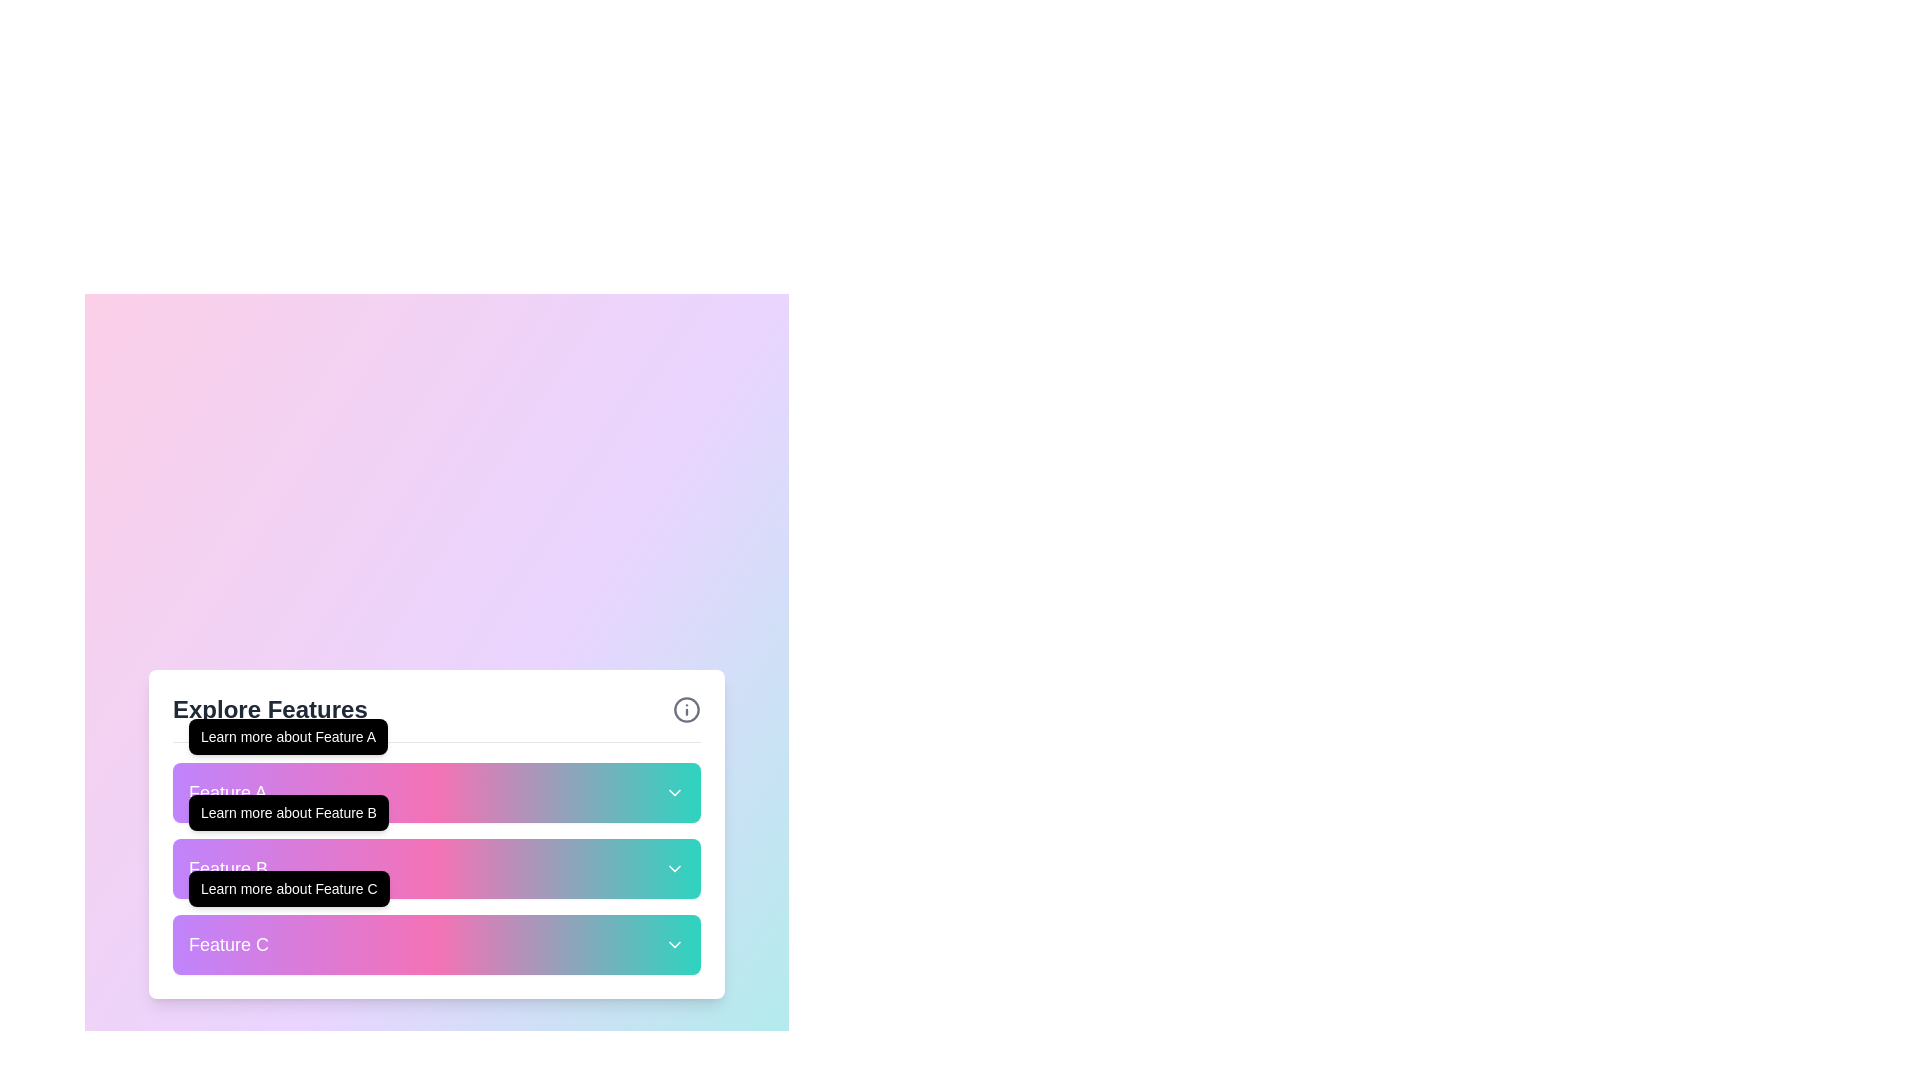 This screenshot has height=1080, width=1920. I want to click on the downward-pointing chevron icon located on the far right side of the 'Feature B' section, so click(675, 867).